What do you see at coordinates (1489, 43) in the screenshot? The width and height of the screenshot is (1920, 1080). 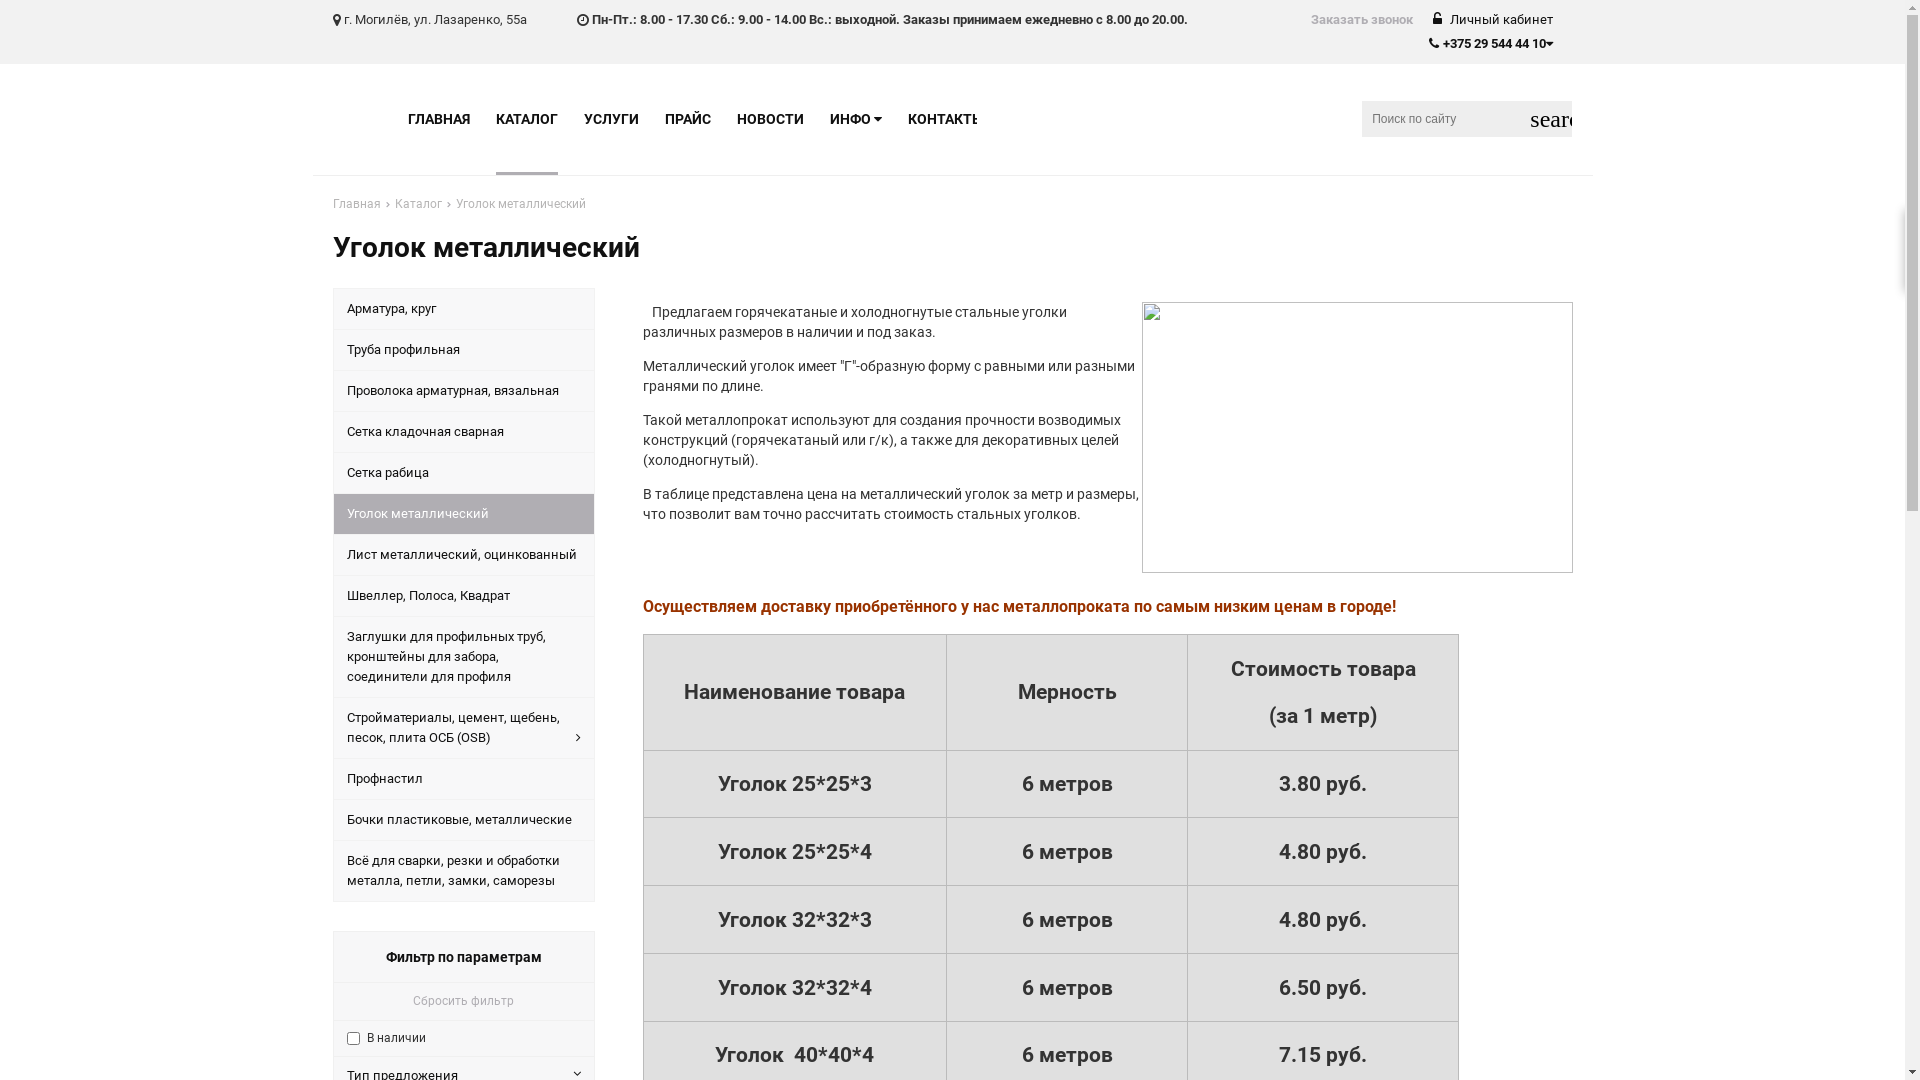 I see `'+375 29 544 44 10'` at bounding box center [1489, 43].